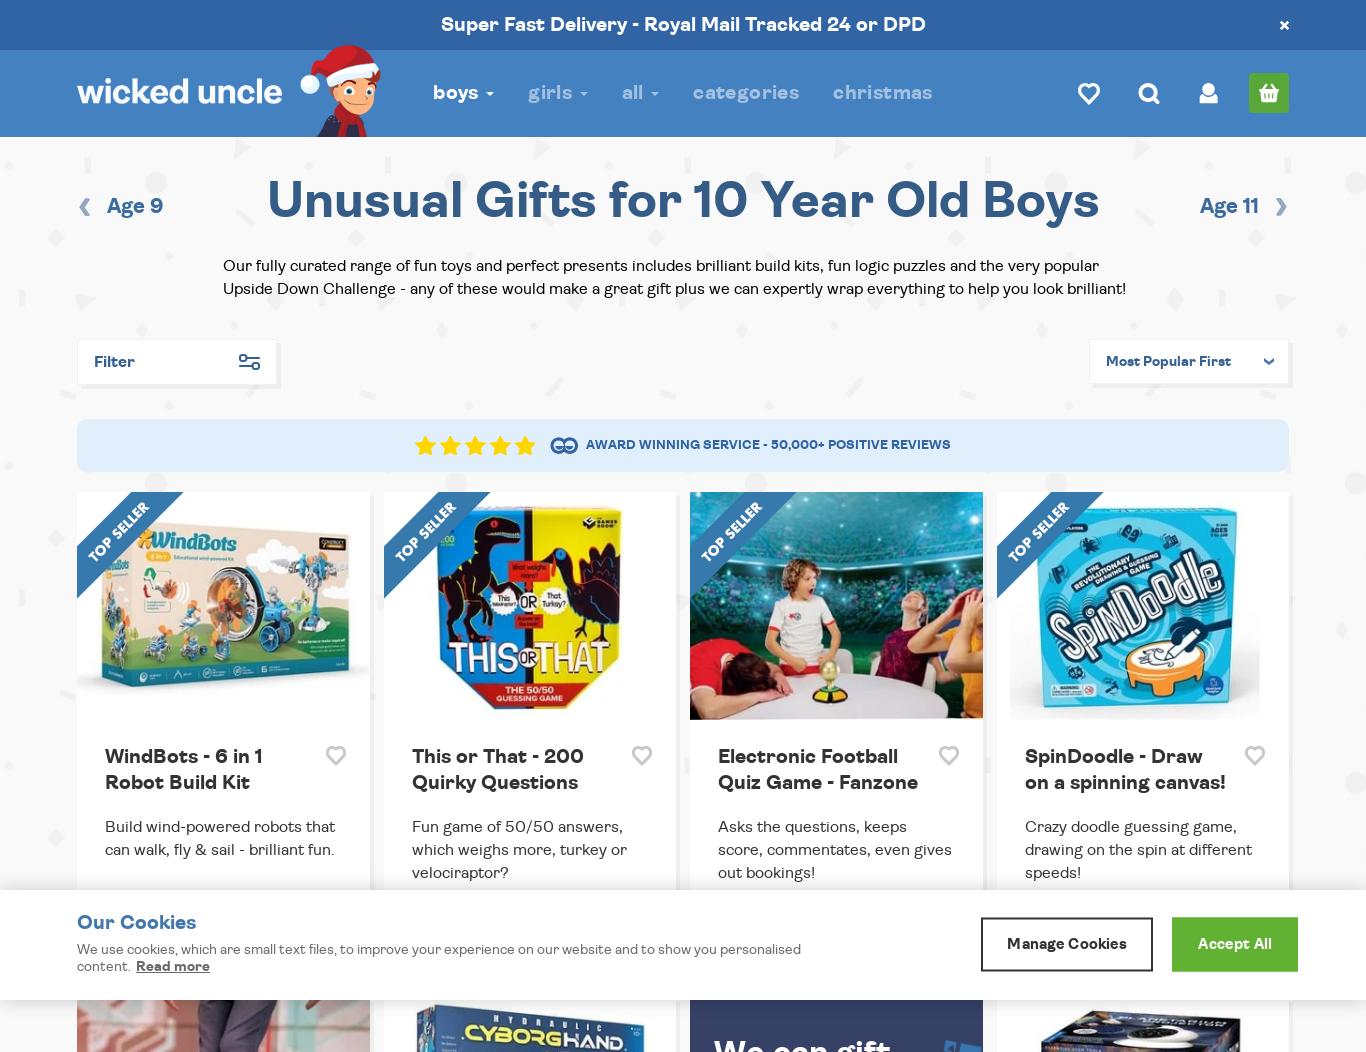 Image resolution: width=1366 pixels, height=1052 pixels. Describe the element at coordinates (672, 445) in the screenshot. I see `'Award winning service'` at that location.